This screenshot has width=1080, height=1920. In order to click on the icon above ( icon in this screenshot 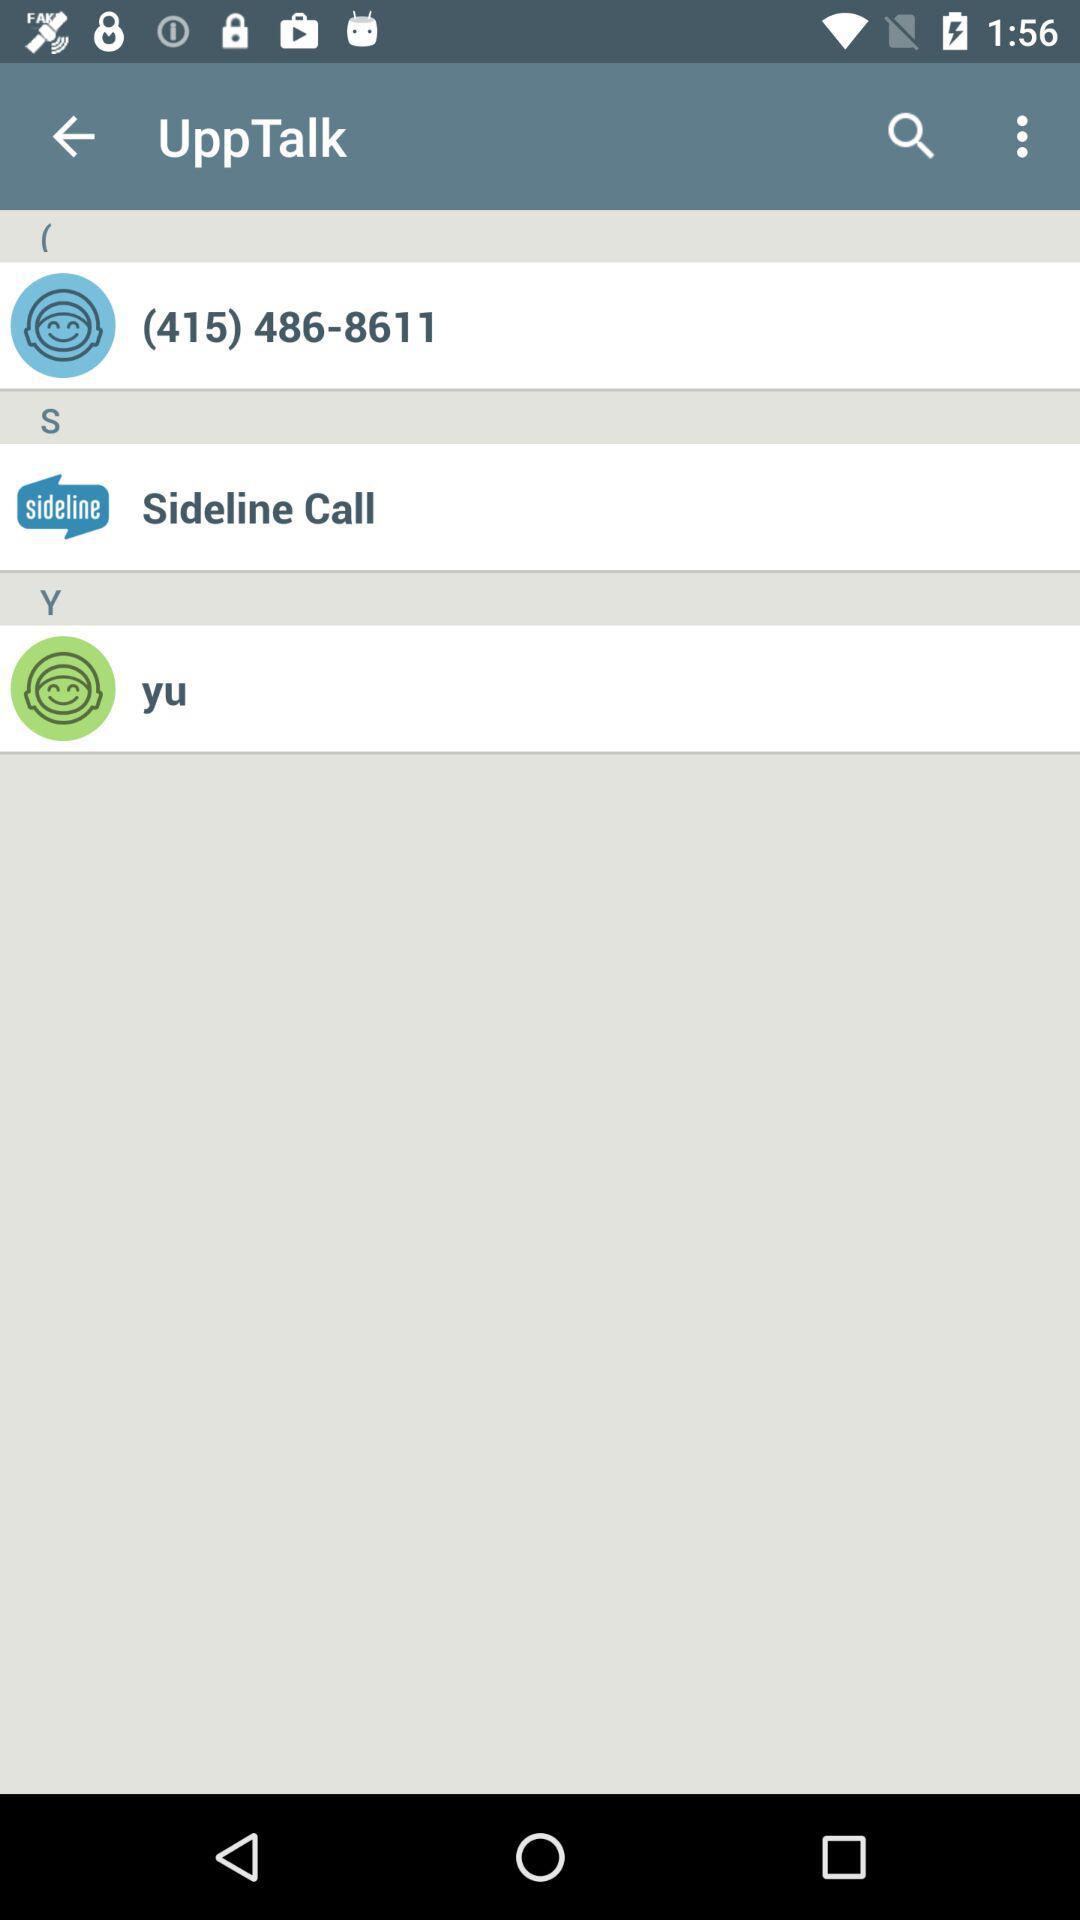, I will do `click(72, 135)`.